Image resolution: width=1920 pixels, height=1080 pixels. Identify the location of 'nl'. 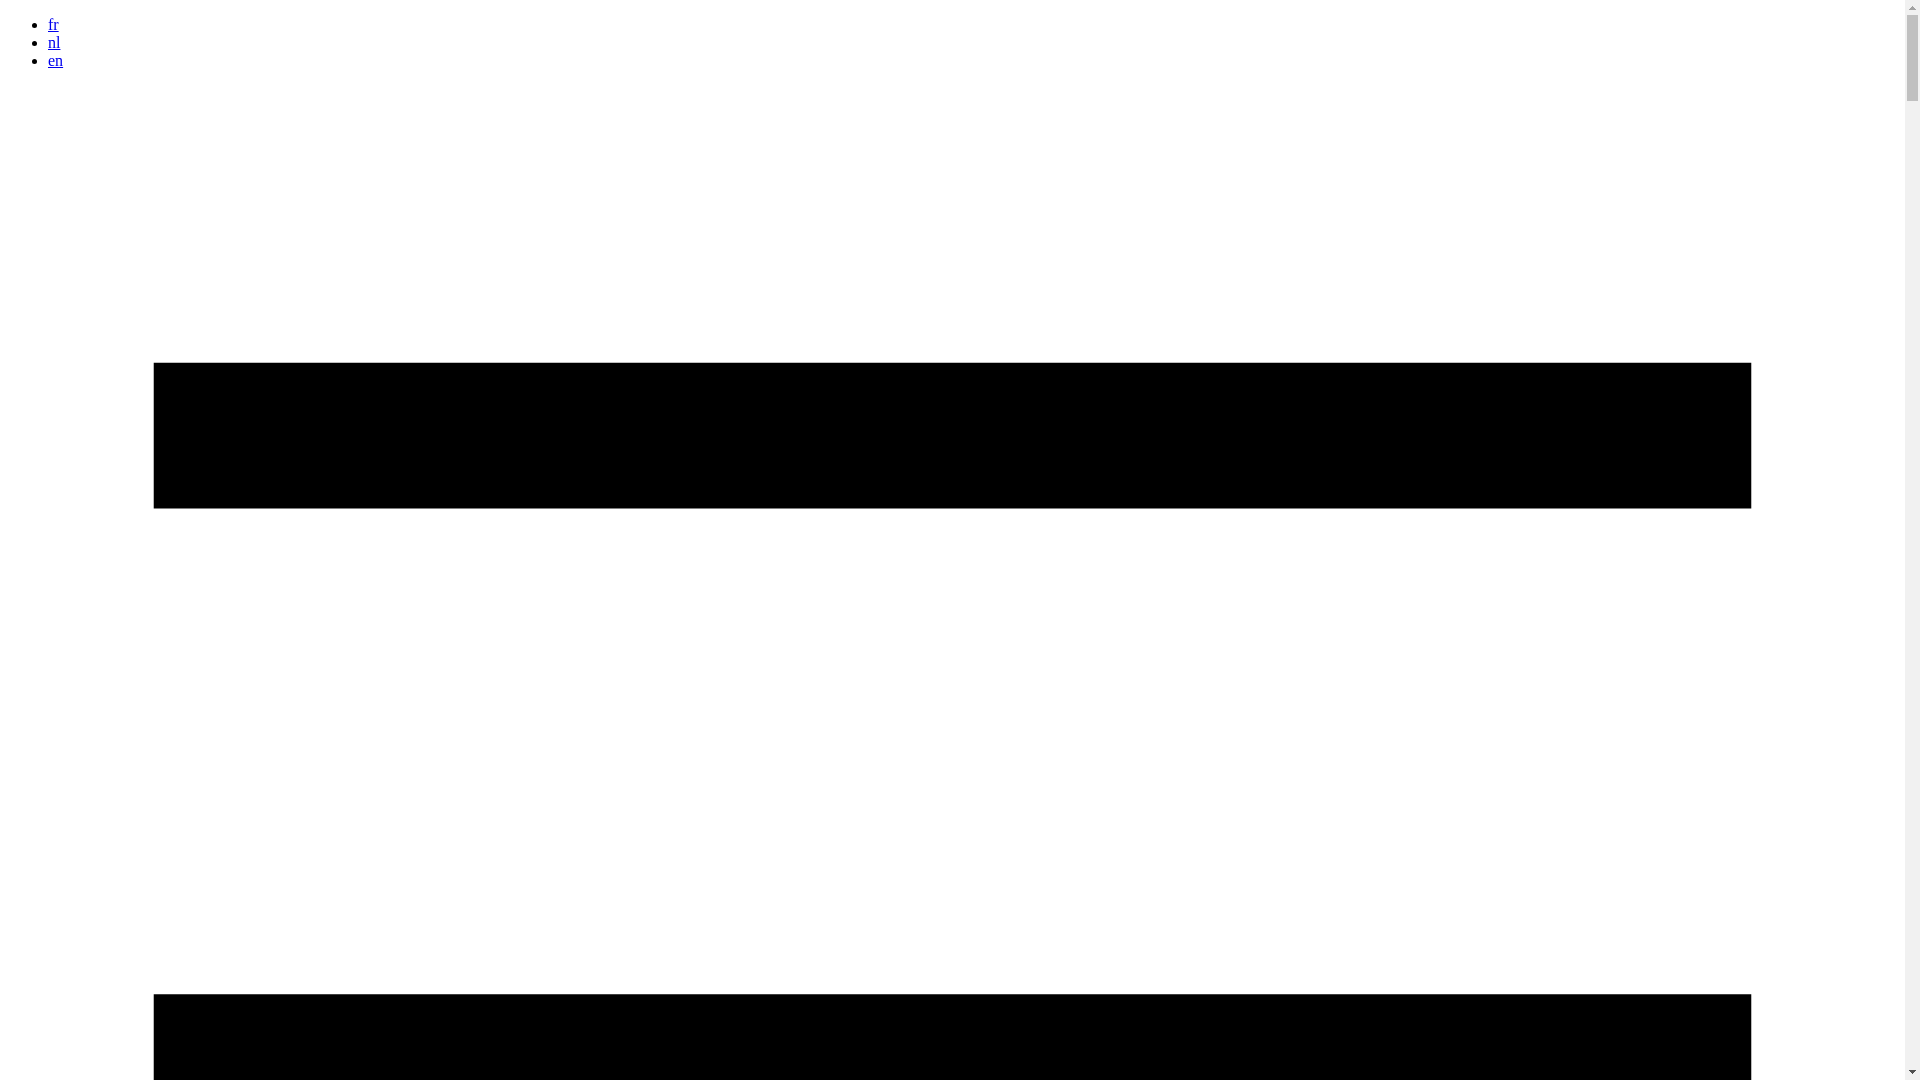
(48, 42).